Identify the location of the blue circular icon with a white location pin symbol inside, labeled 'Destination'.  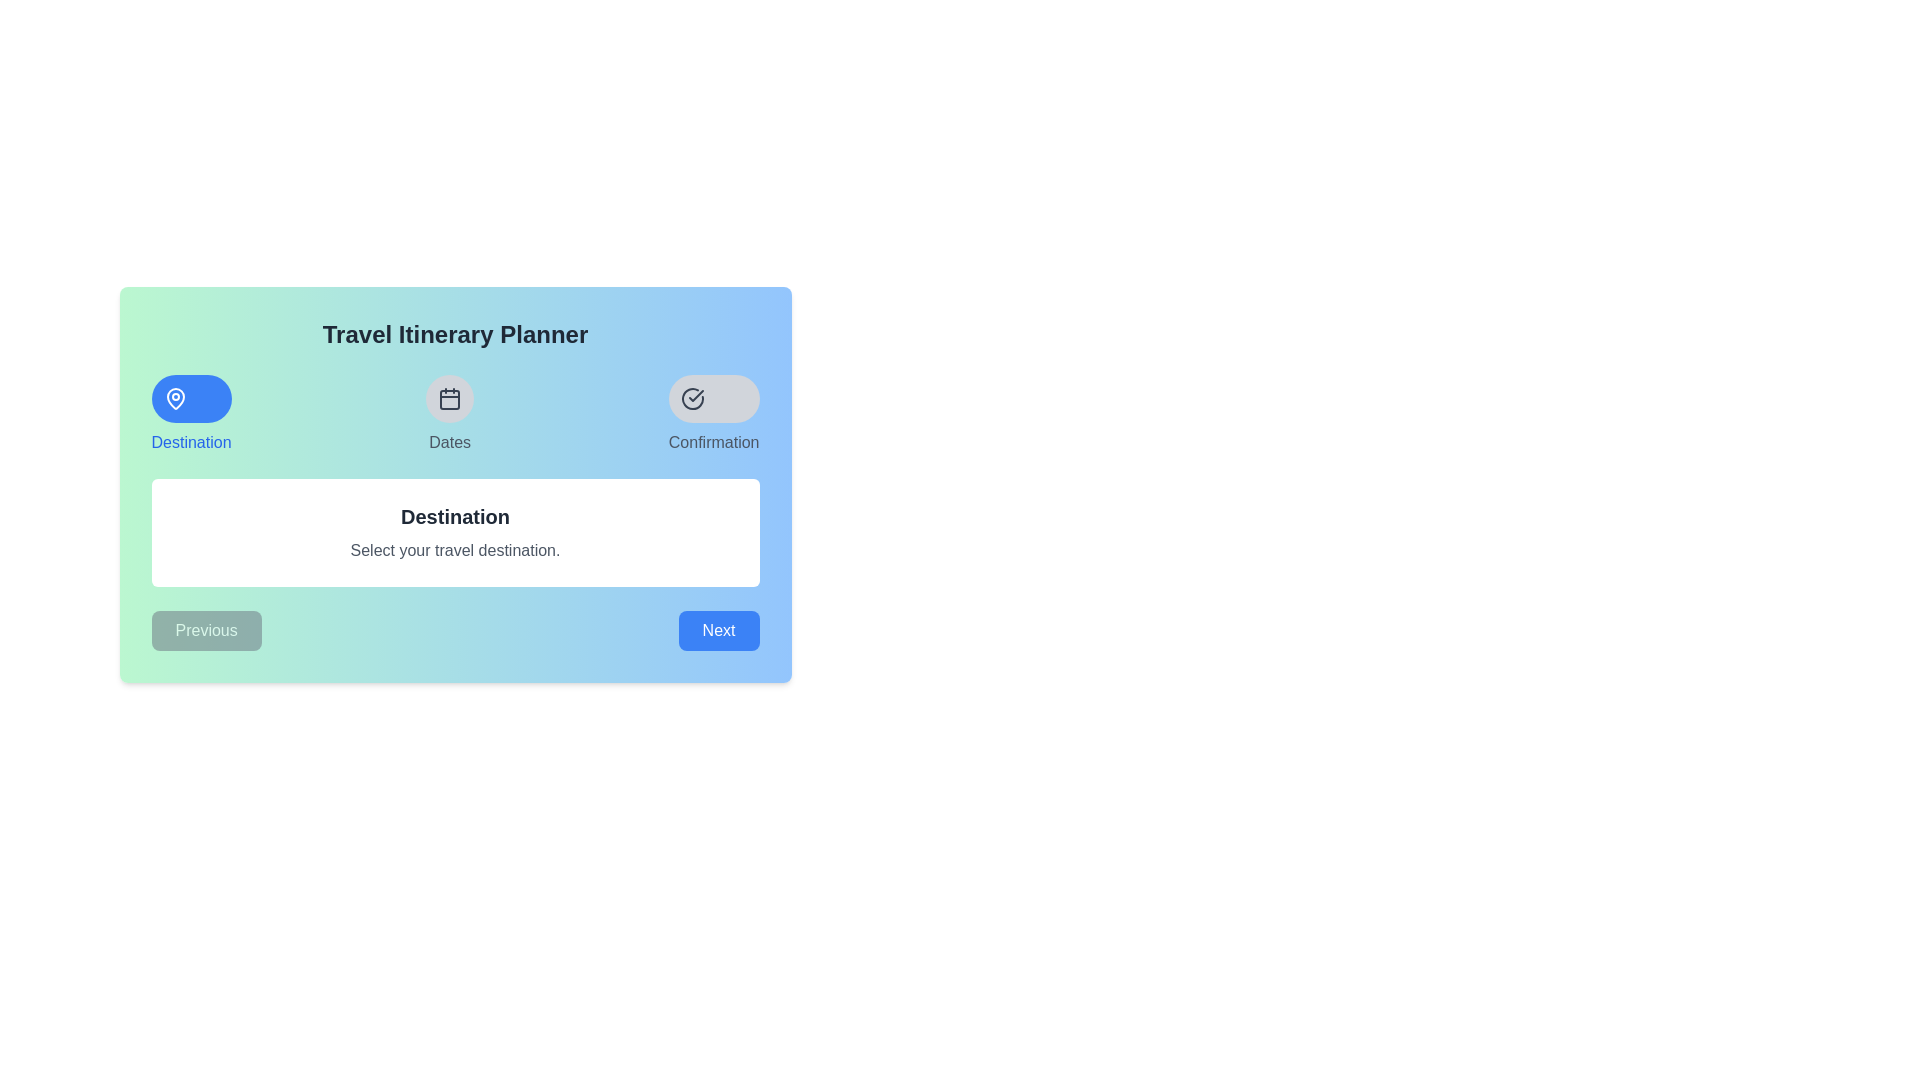
(191, 414).